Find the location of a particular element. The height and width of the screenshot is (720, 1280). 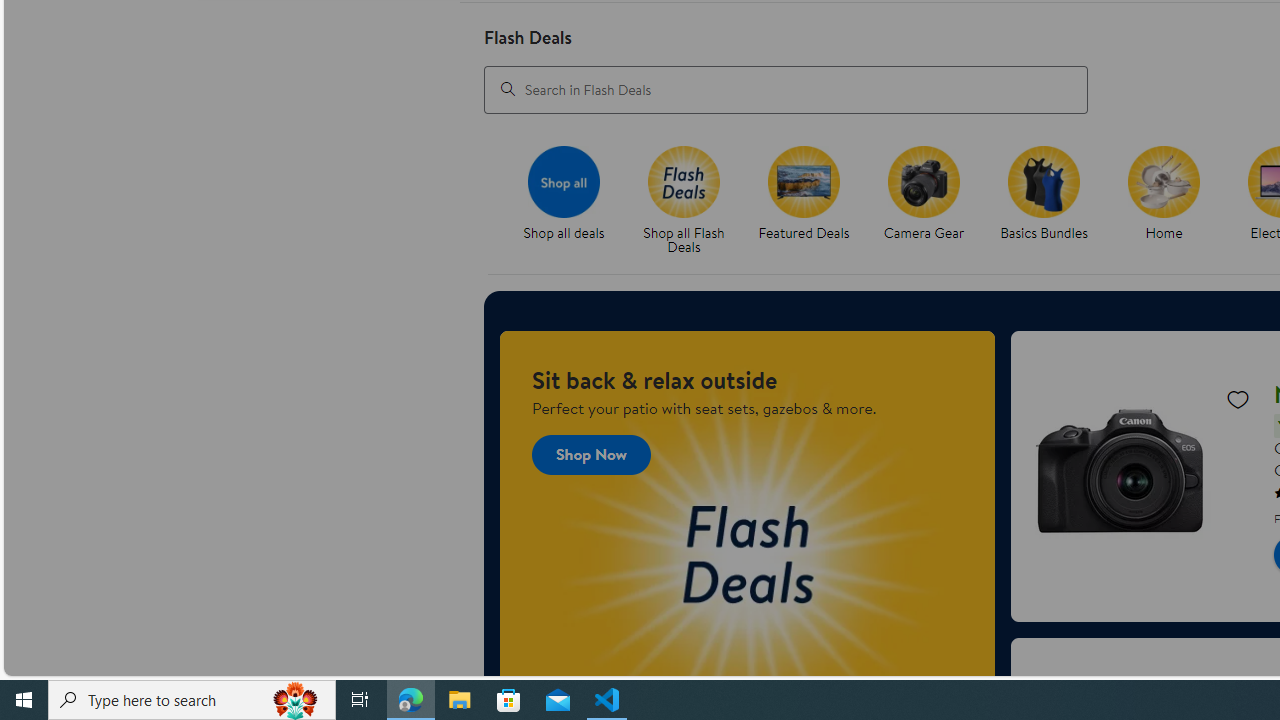

'Shop all deals' is located at coordinates (571, 201).